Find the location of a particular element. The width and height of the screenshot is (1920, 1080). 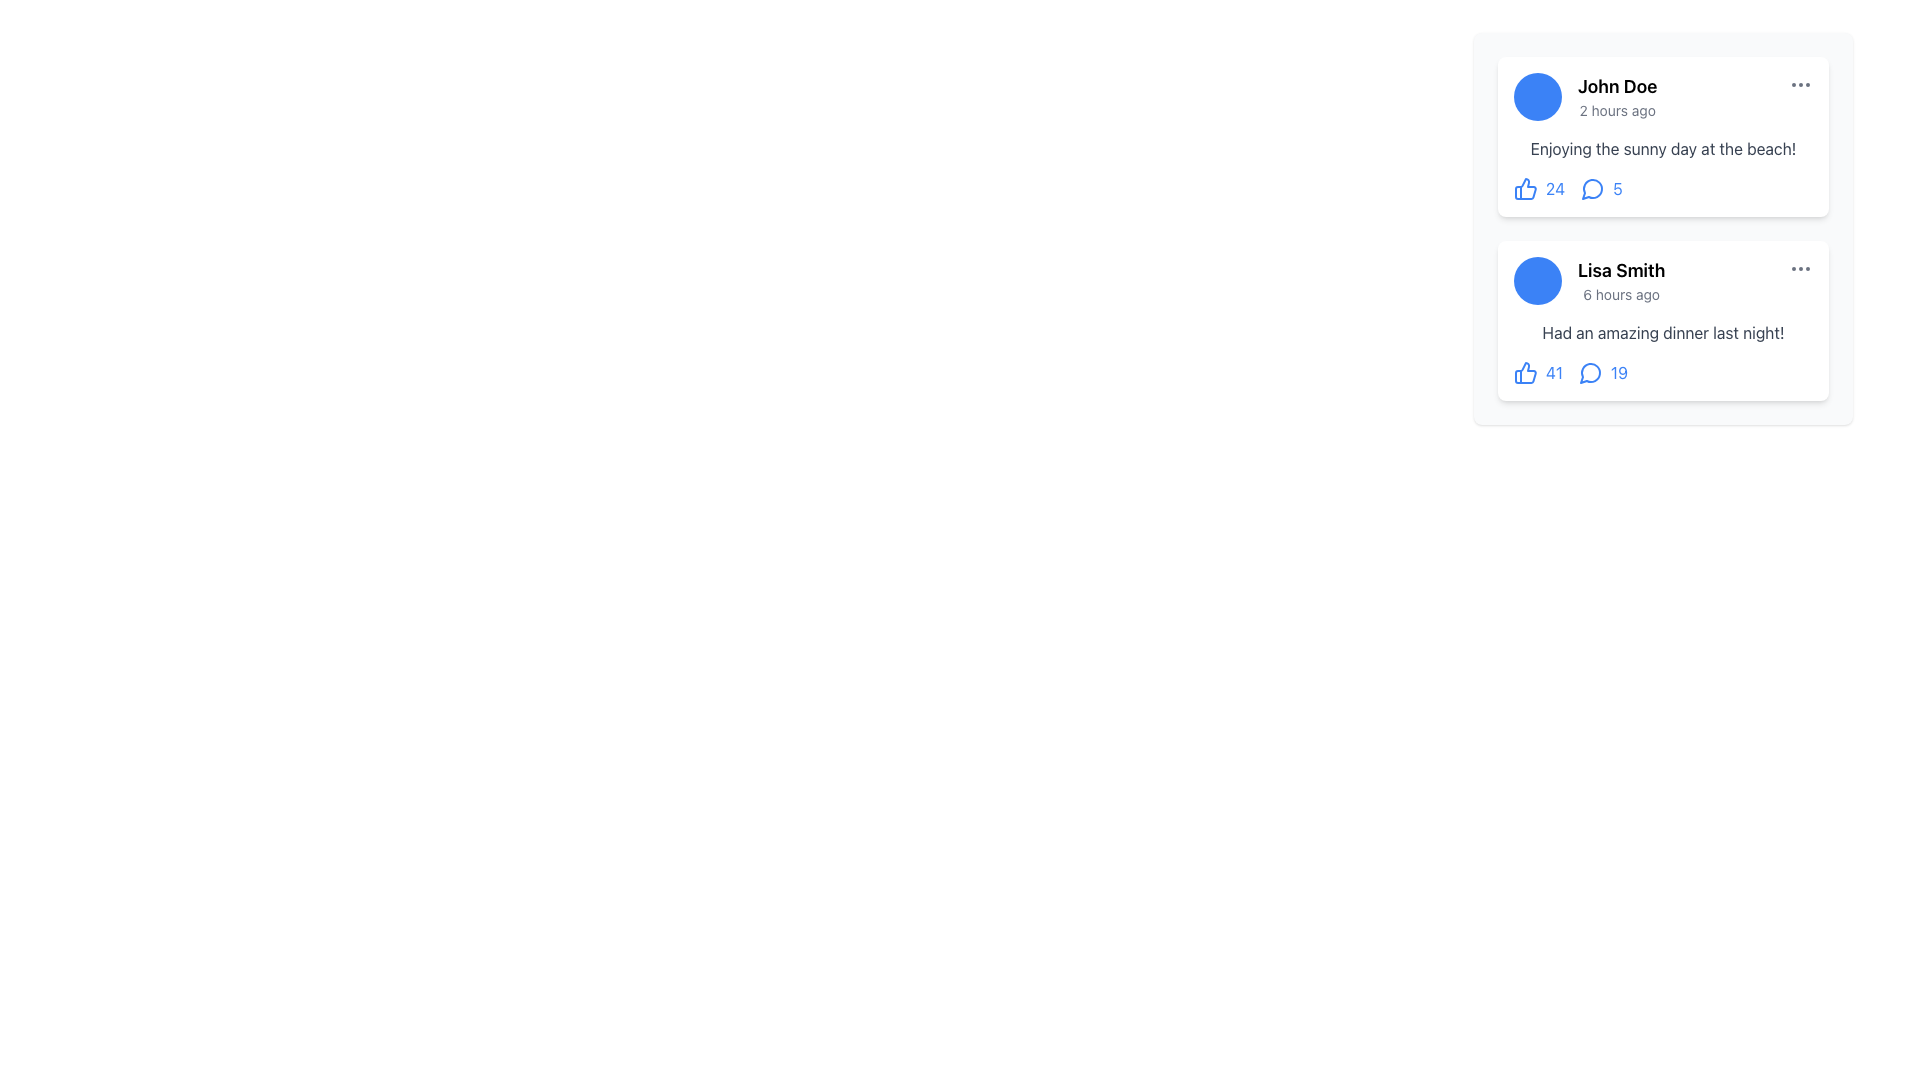

the user profile icon for 'Lisa Smith' in the User Information Header of the second post from the top is located at coordinates (1588, 281).